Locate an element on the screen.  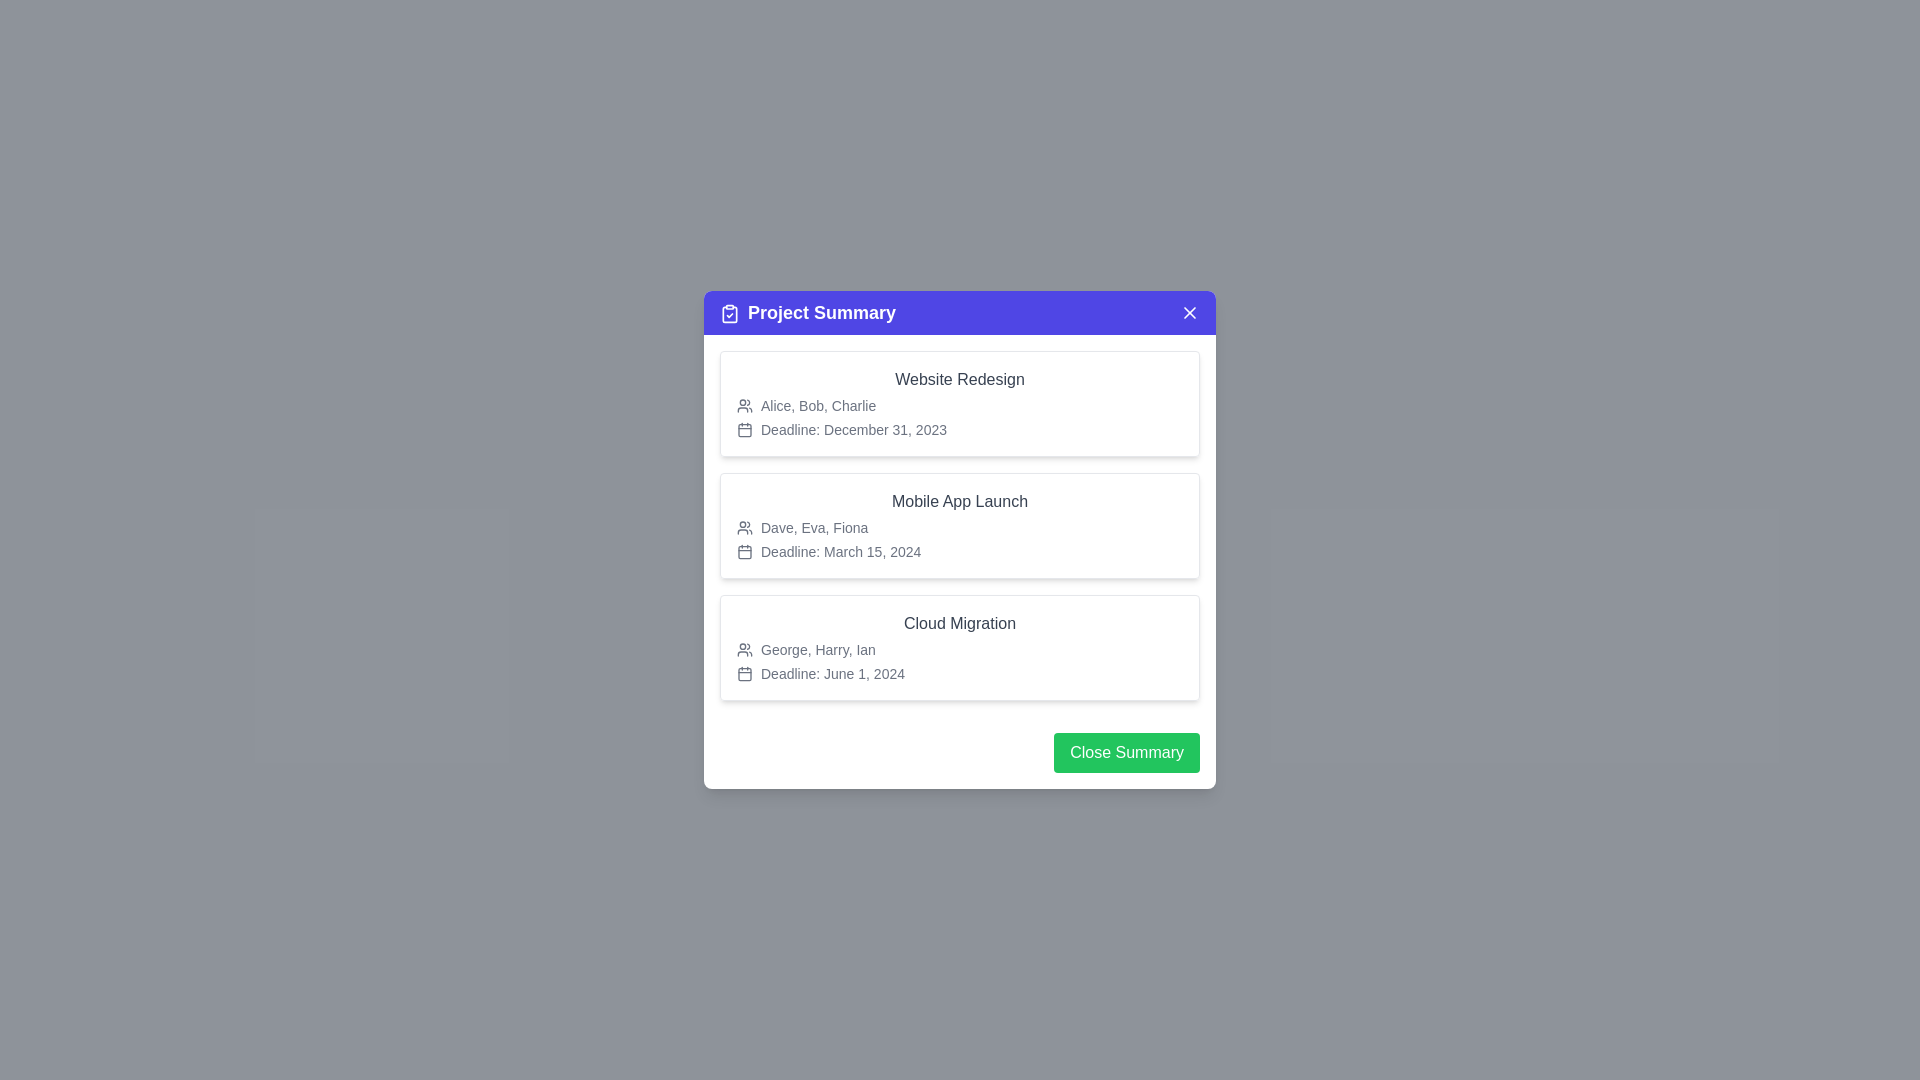
the project card for Cloud Migration to read its details is located at coordinates (960, 648).